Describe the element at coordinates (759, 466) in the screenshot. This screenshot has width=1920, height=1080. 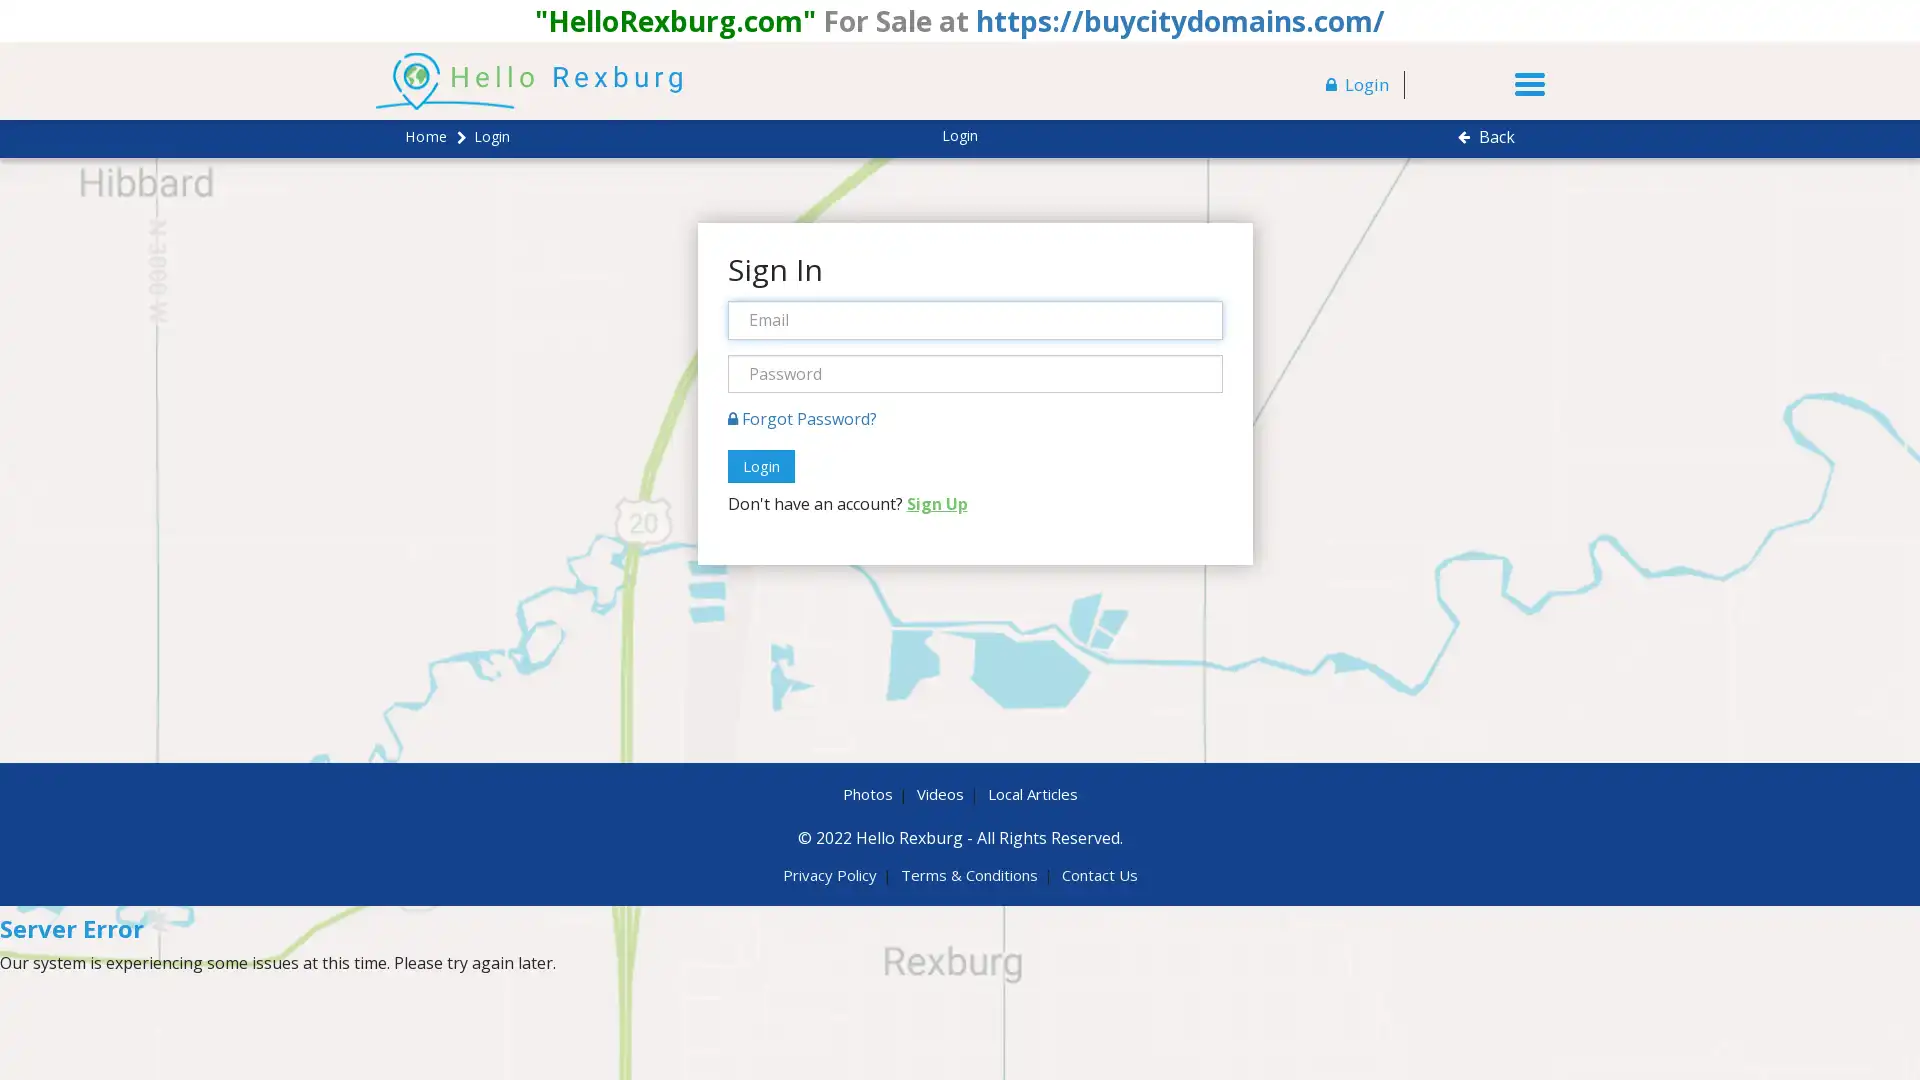
I see `Login` at that location.